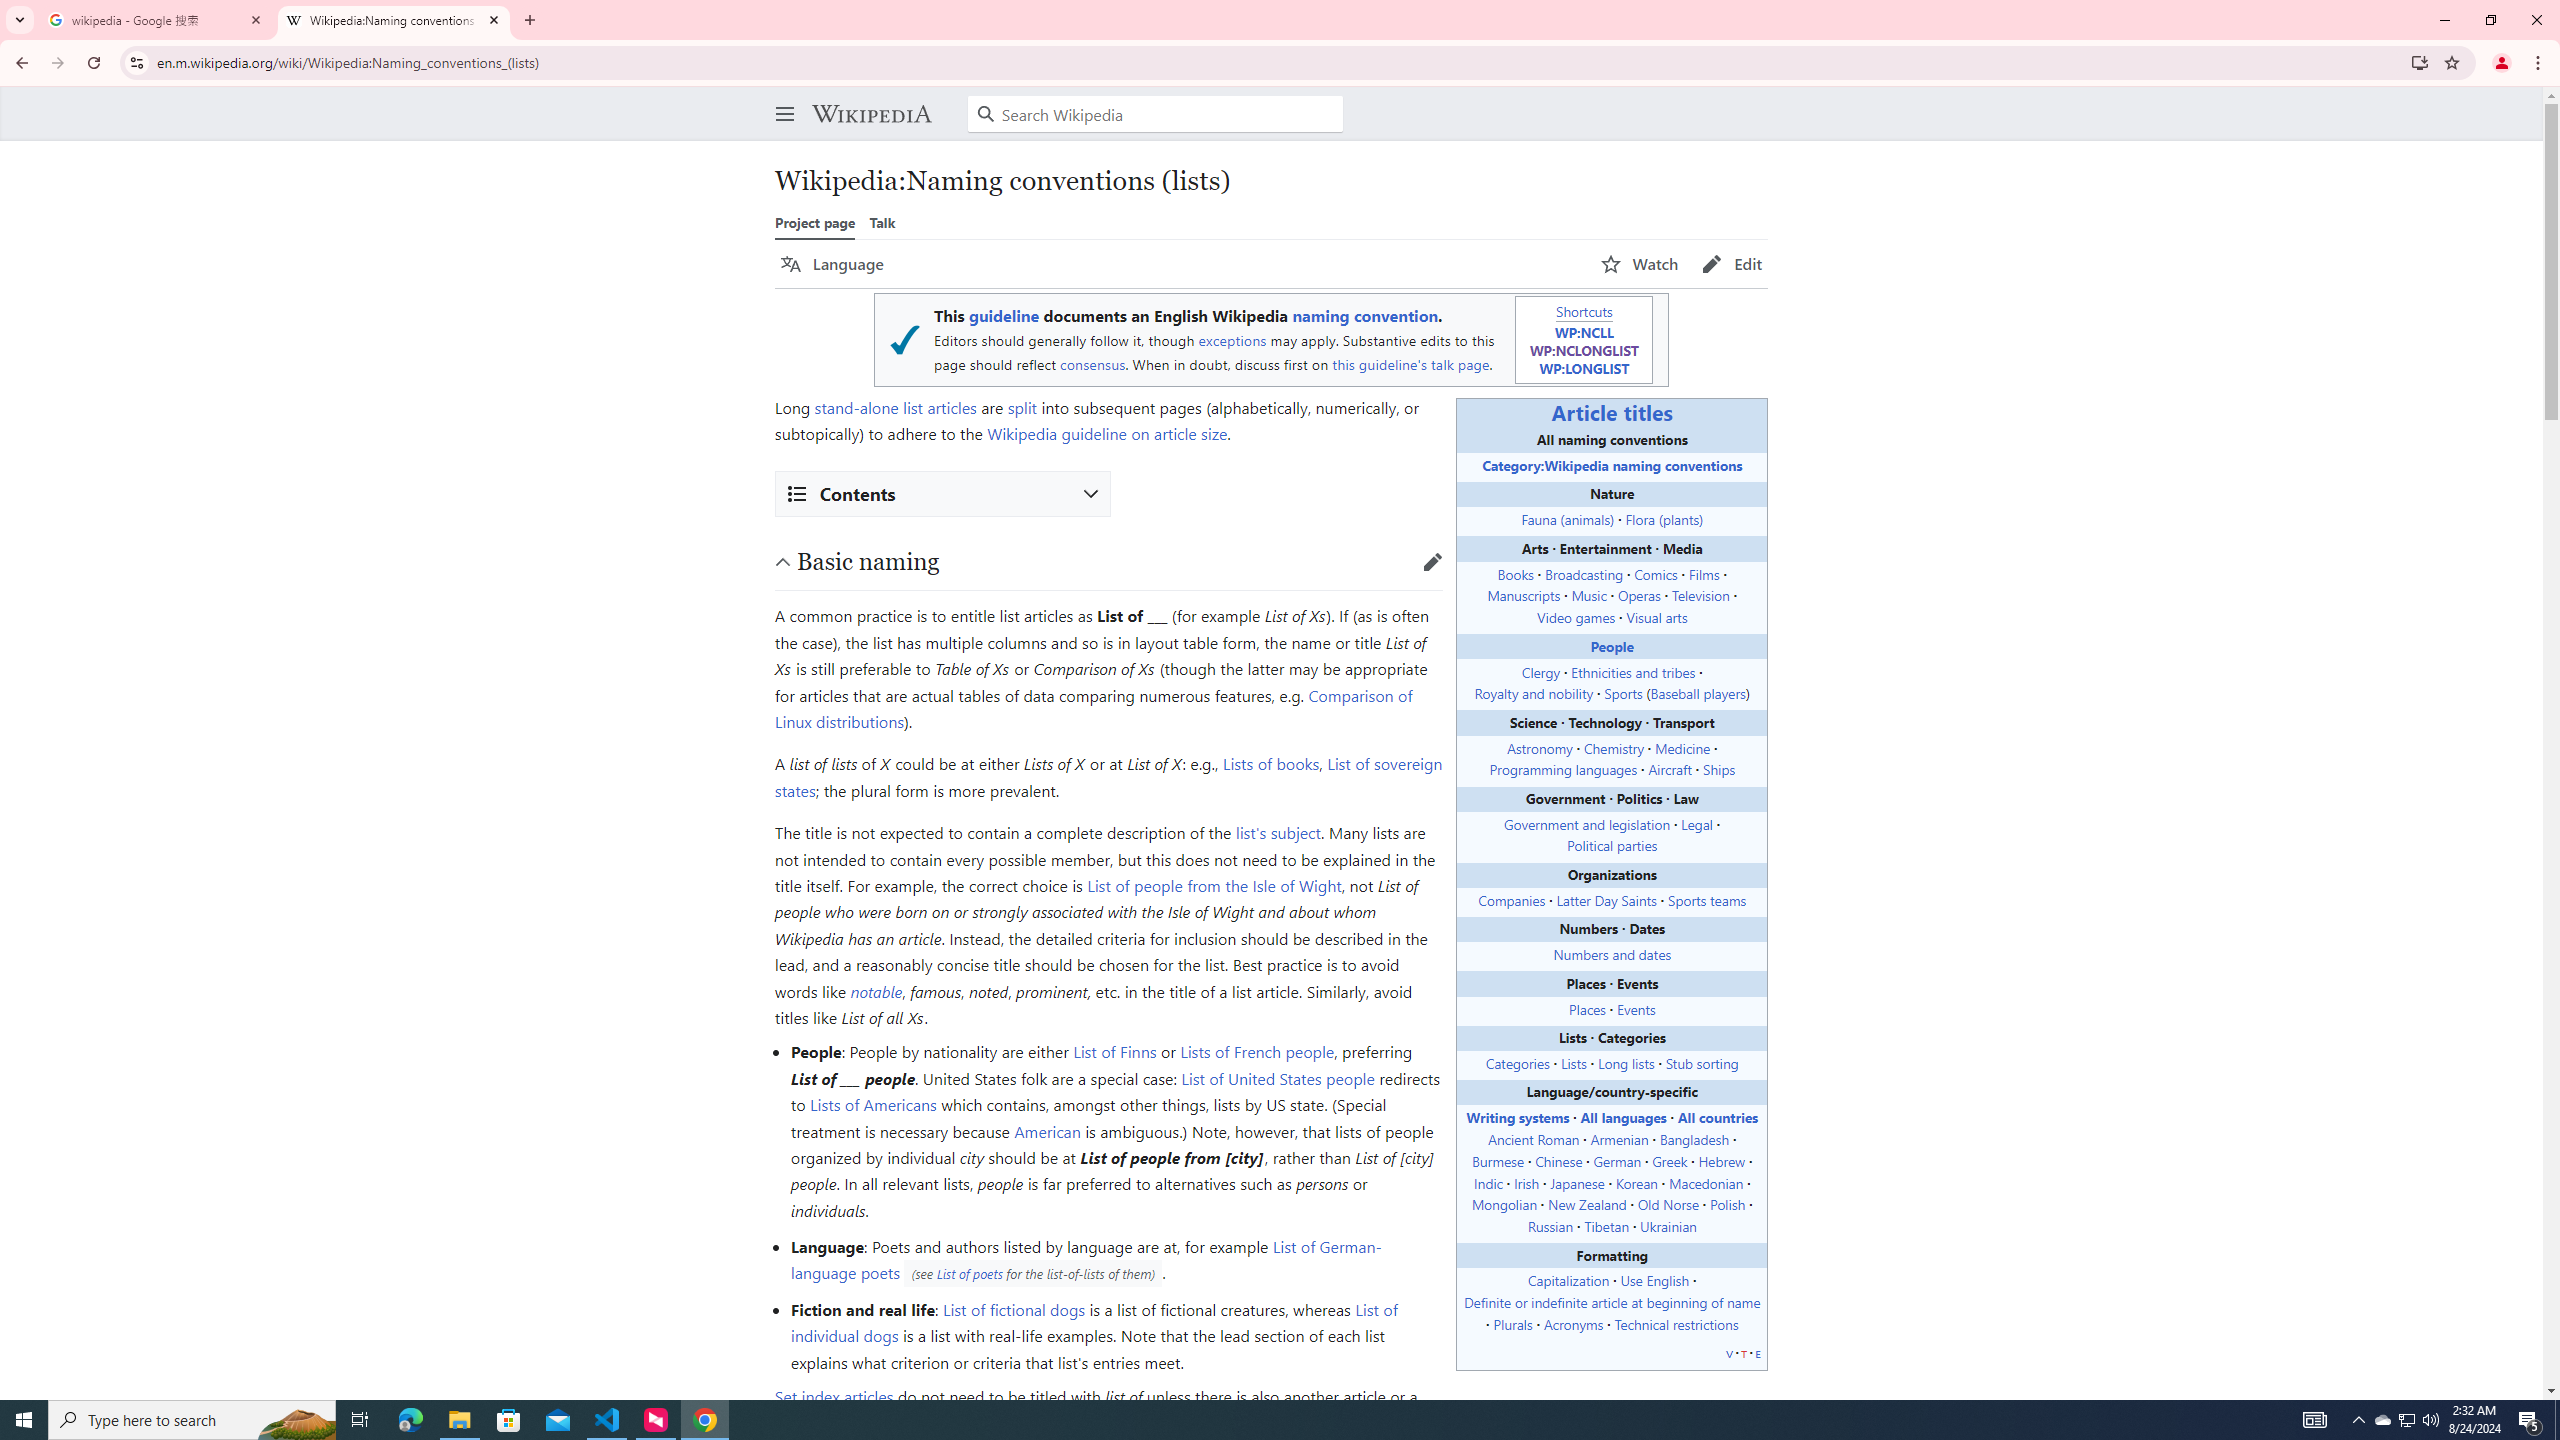  Describe the element at coordinates (1638, 264) in the screenshot. I see `'Watch'` at that location.